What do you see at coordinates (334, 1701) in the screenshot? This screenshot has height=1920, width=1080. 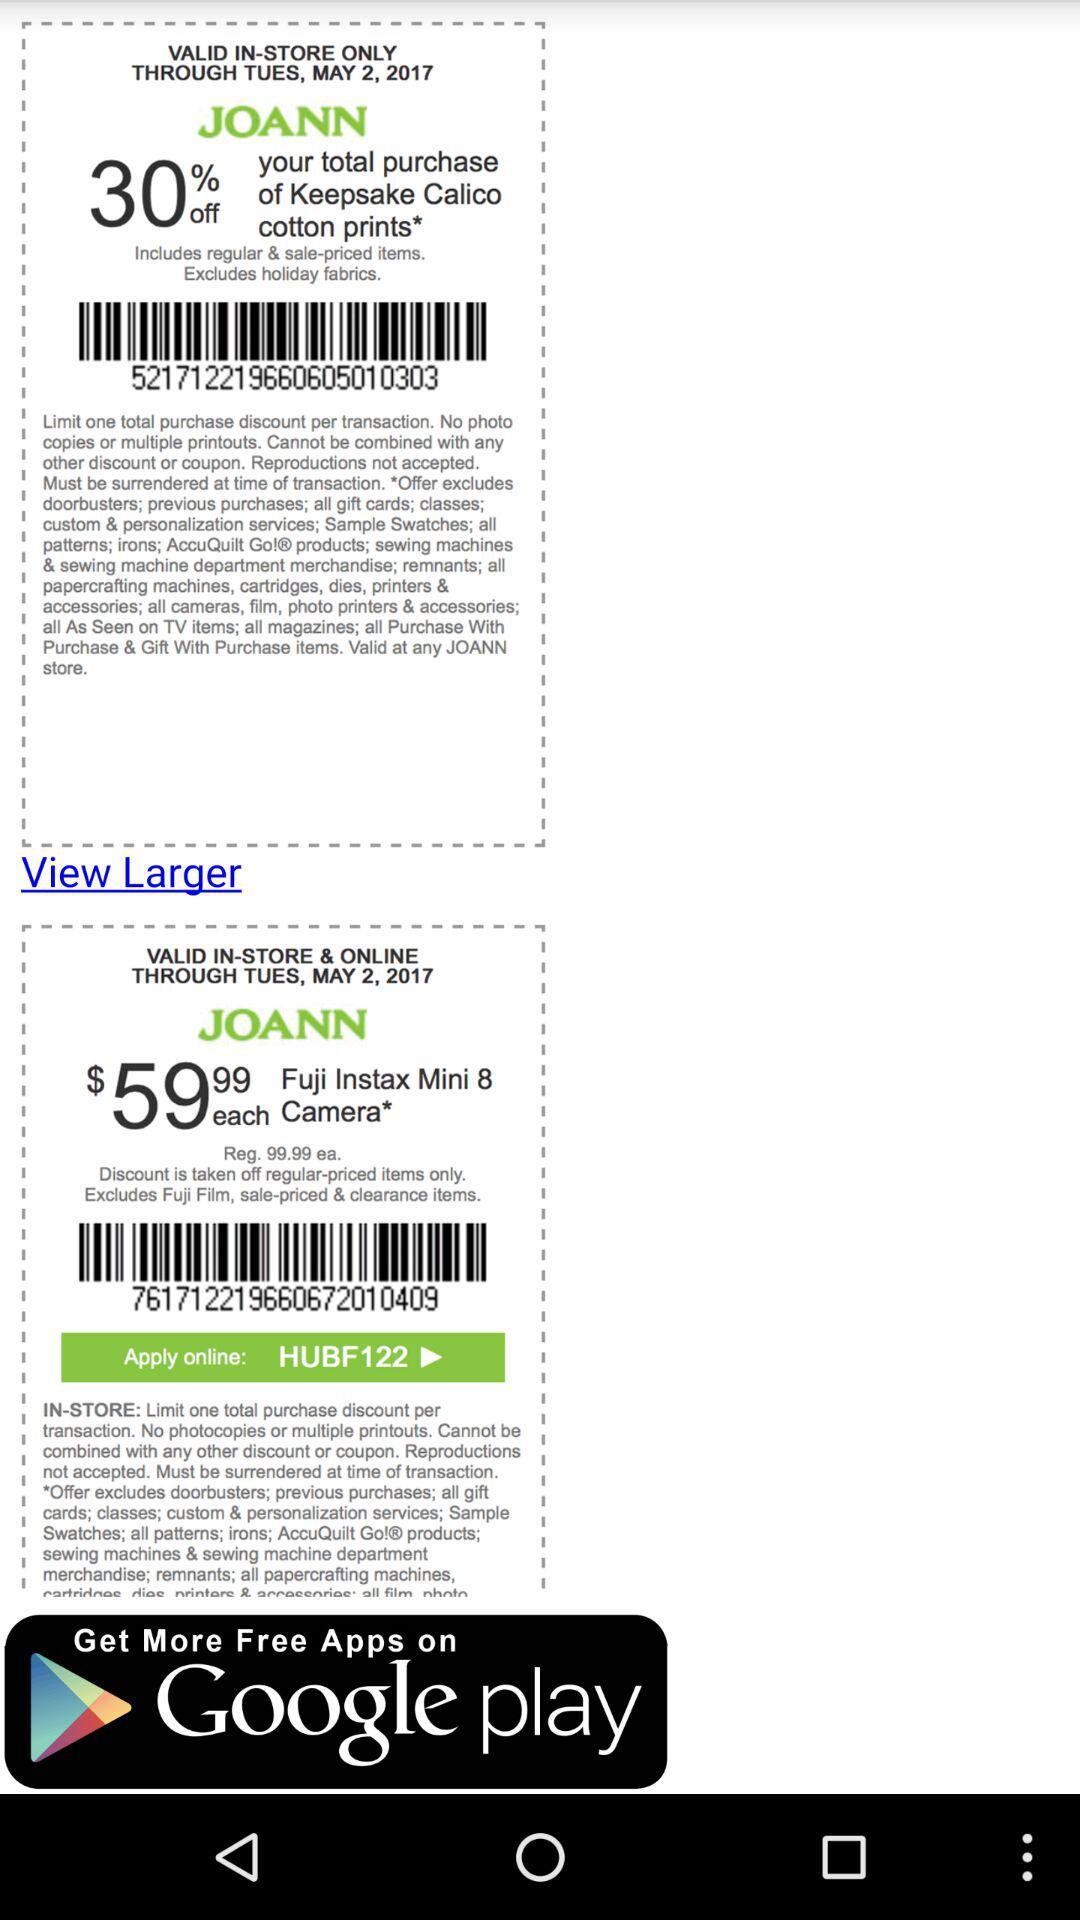 I see `open google play store` at bounding box center [334, 1701].